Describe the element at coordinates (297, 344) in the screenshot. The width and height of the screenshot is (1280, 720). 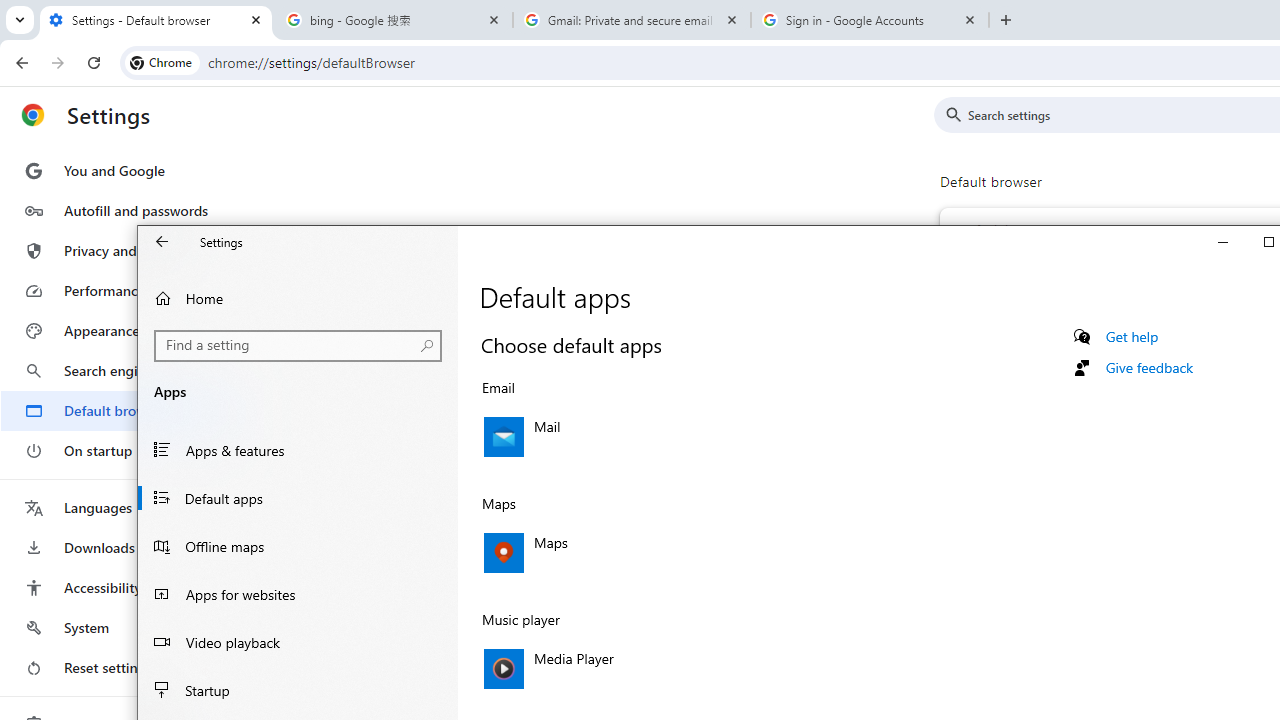
I see `'Search box, Find a setting'` at that location.